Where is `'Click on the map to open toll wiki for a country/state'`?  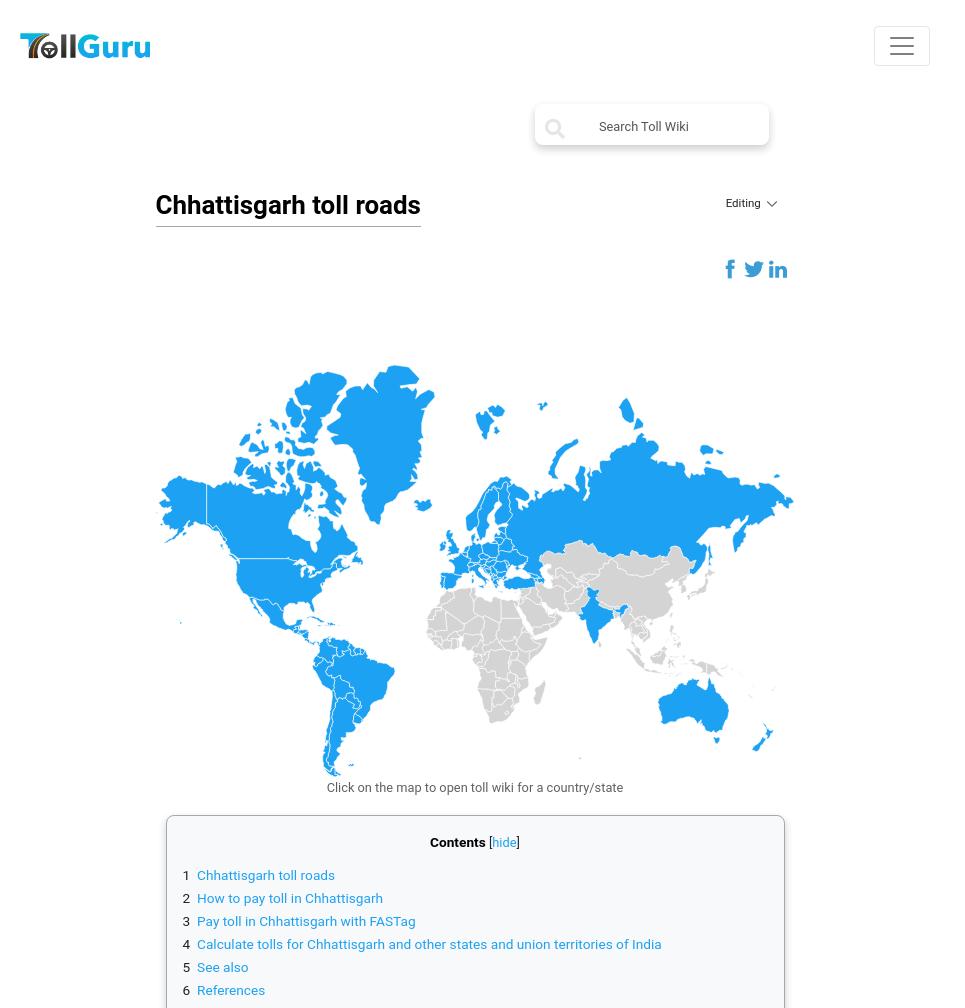 'Click on the map to open toll wiki for a country/state' is located at coordinates (473, 787).